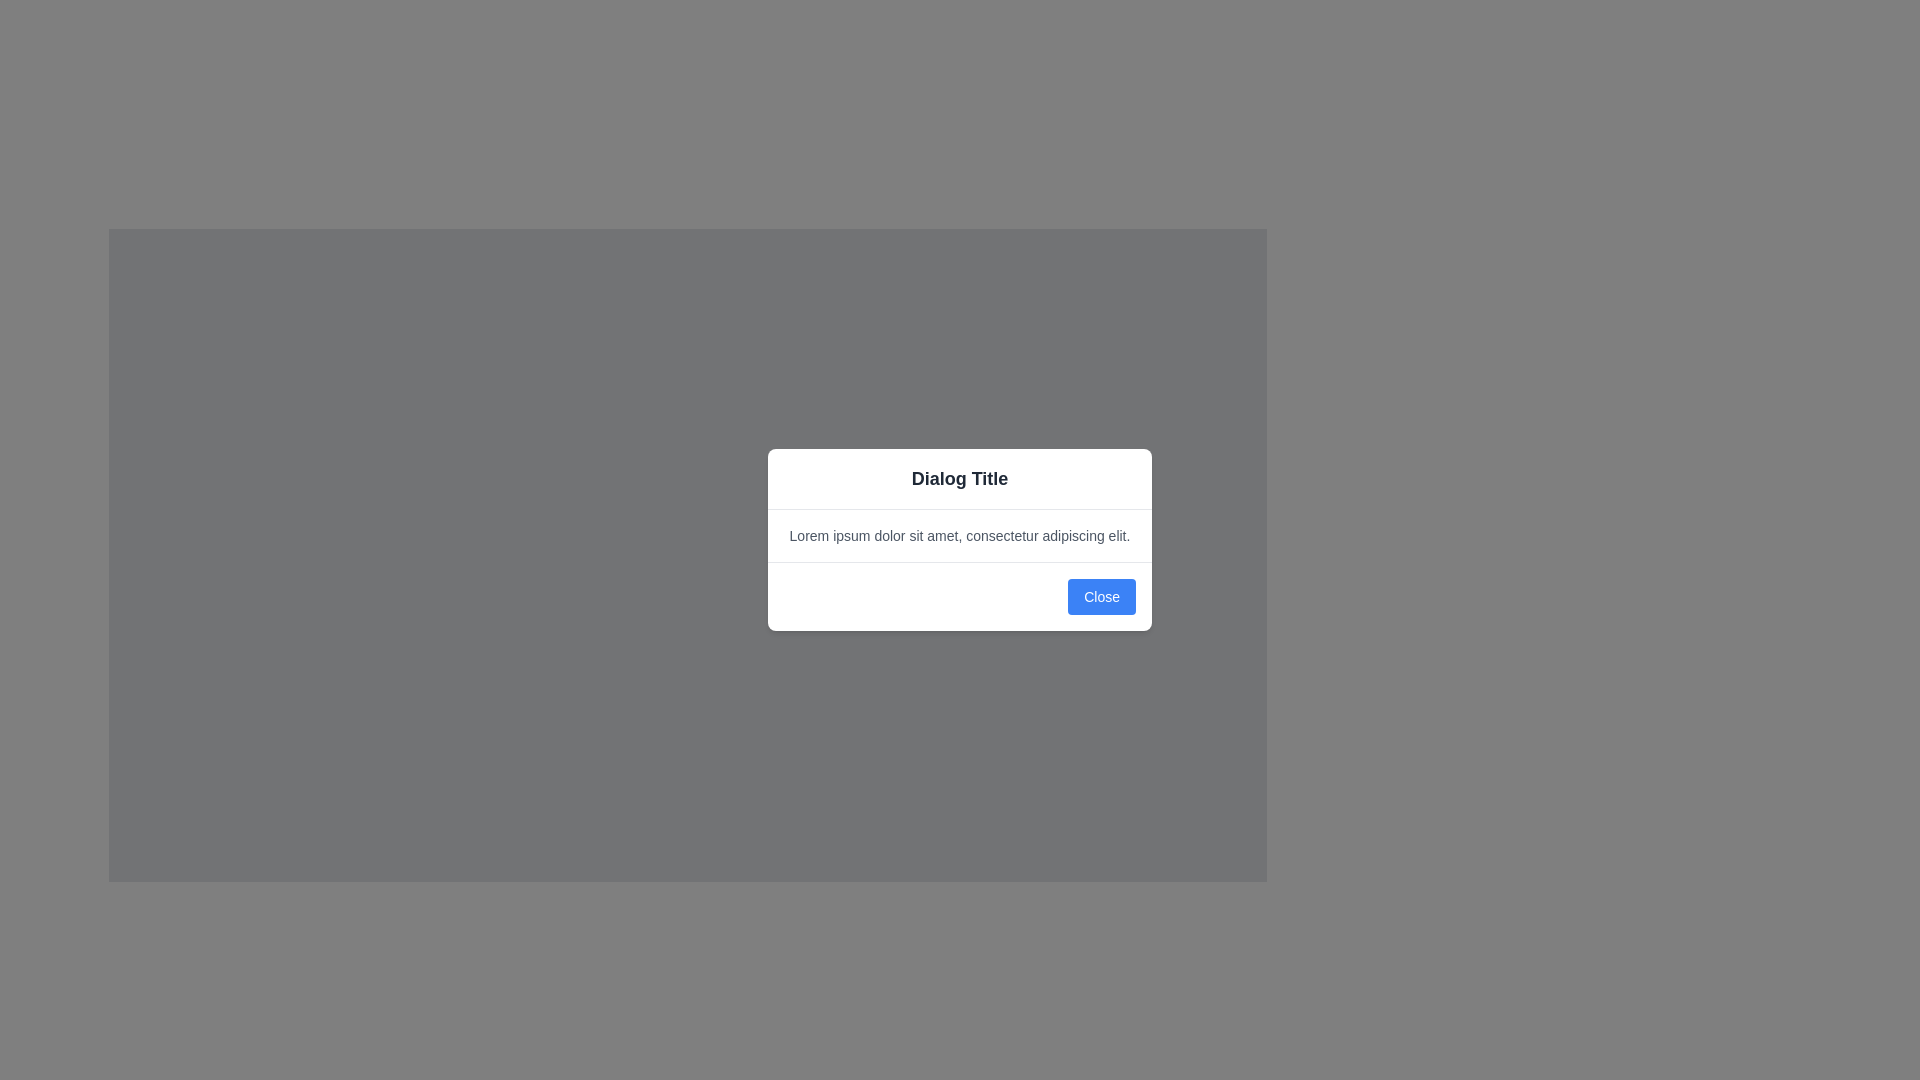 Image resolution: width=1920 pixels, height=1080 pixels. Describe the element at coordinates (960, 478) in the screenshot. I see `the title text display at the top of the dialog box, which serves as a clear description of the modal's purpose` at that location.